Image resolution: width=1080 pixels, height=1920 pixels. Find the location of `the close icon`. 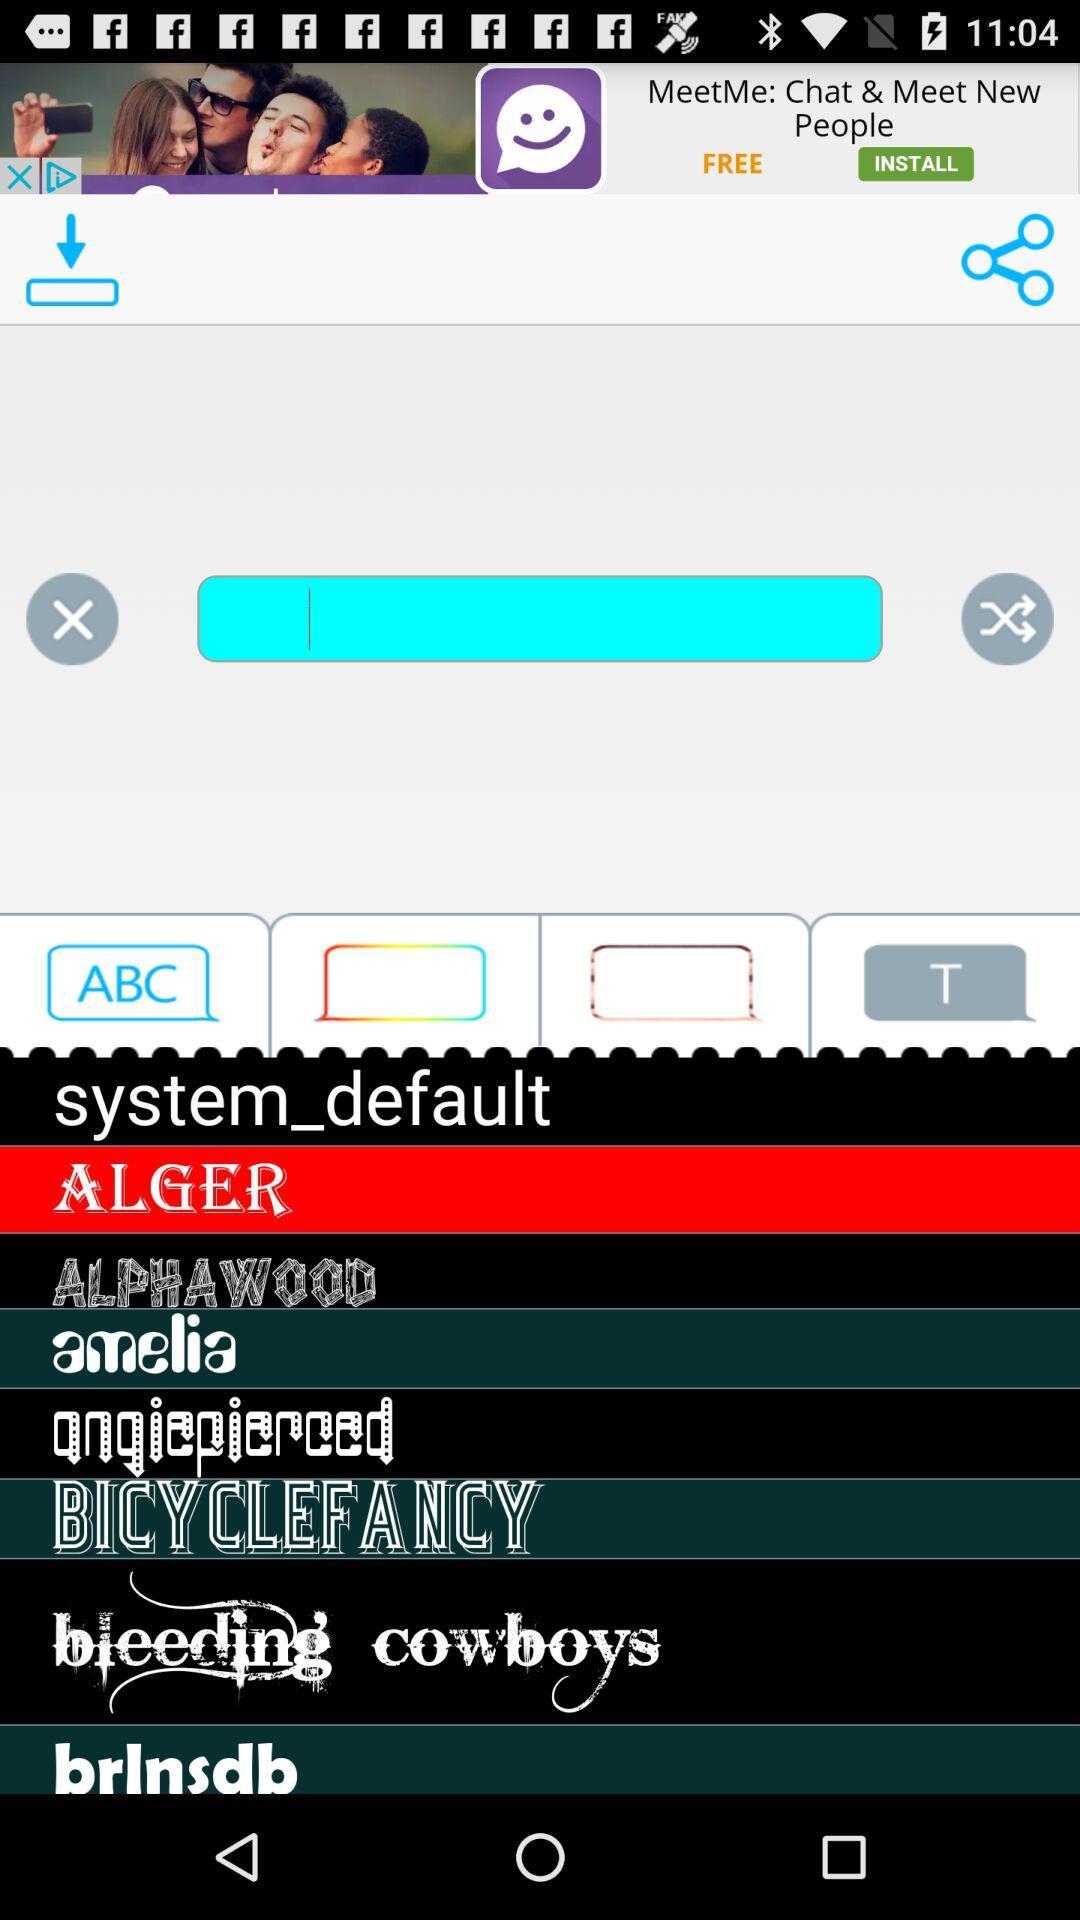

the close icon is located at coordinates (71, 662).